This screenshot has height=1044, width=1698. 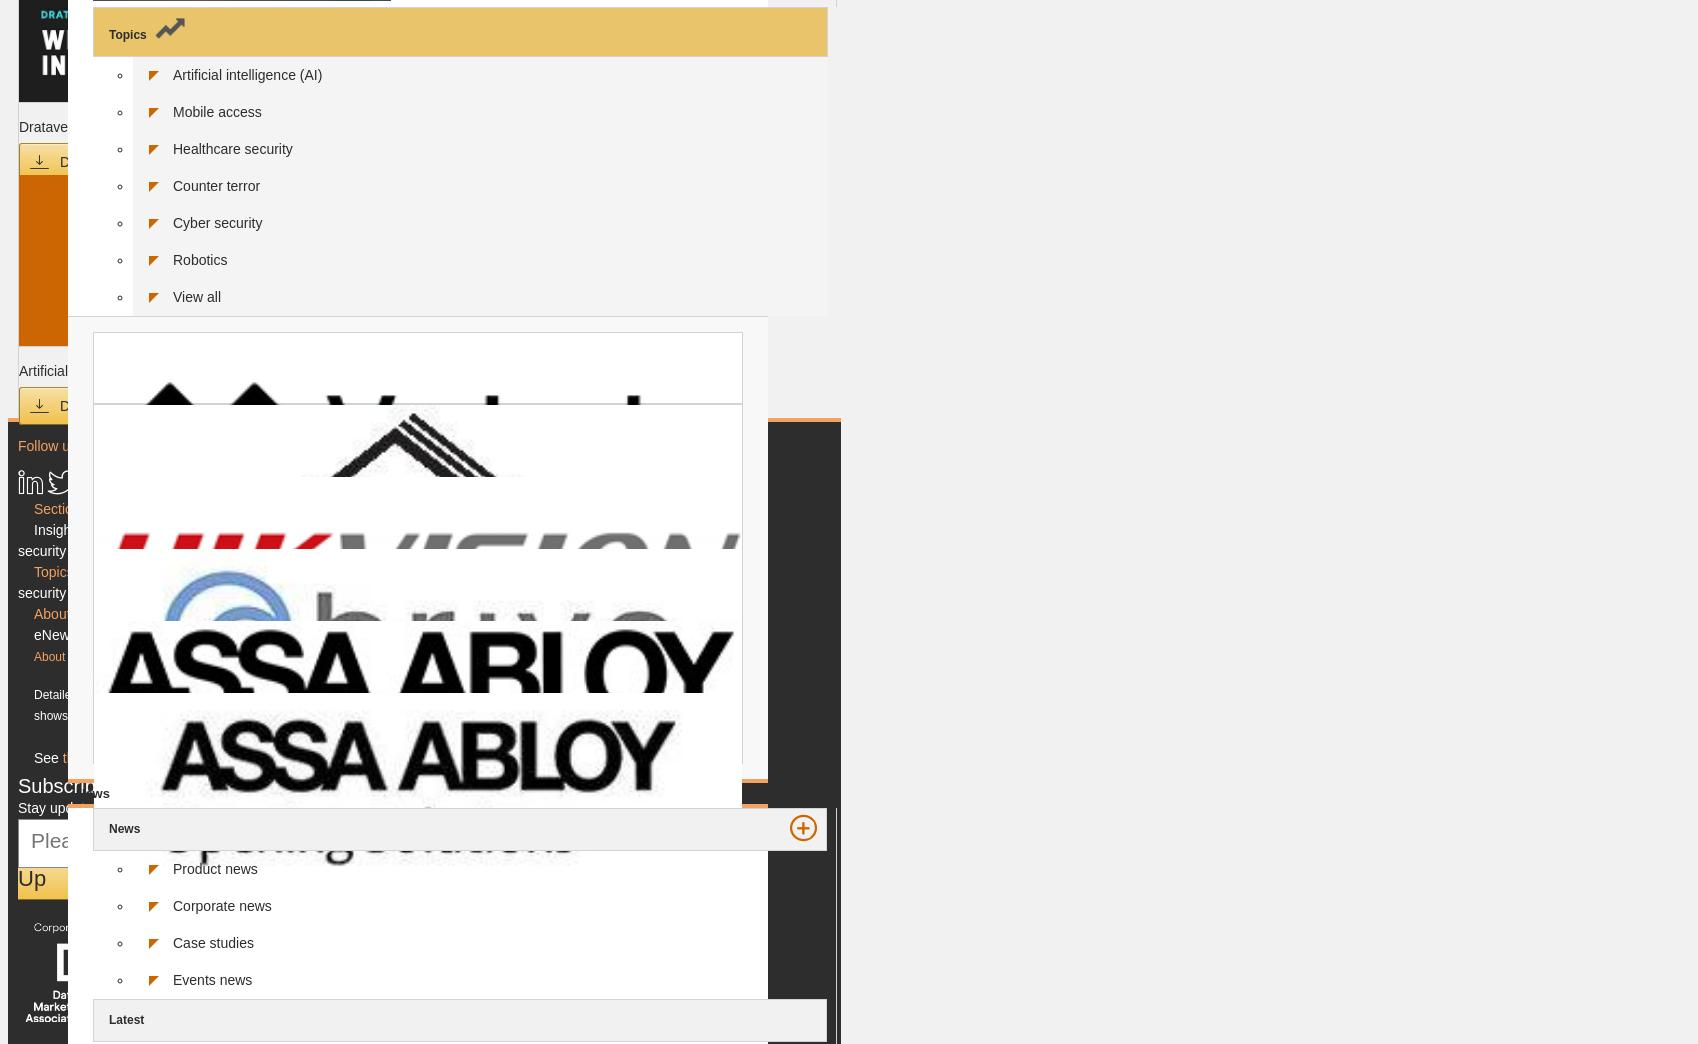 What do you see at coordinates (196, 294) in the screenshot?
I see `'View all'` at bounding box center [196, 294].